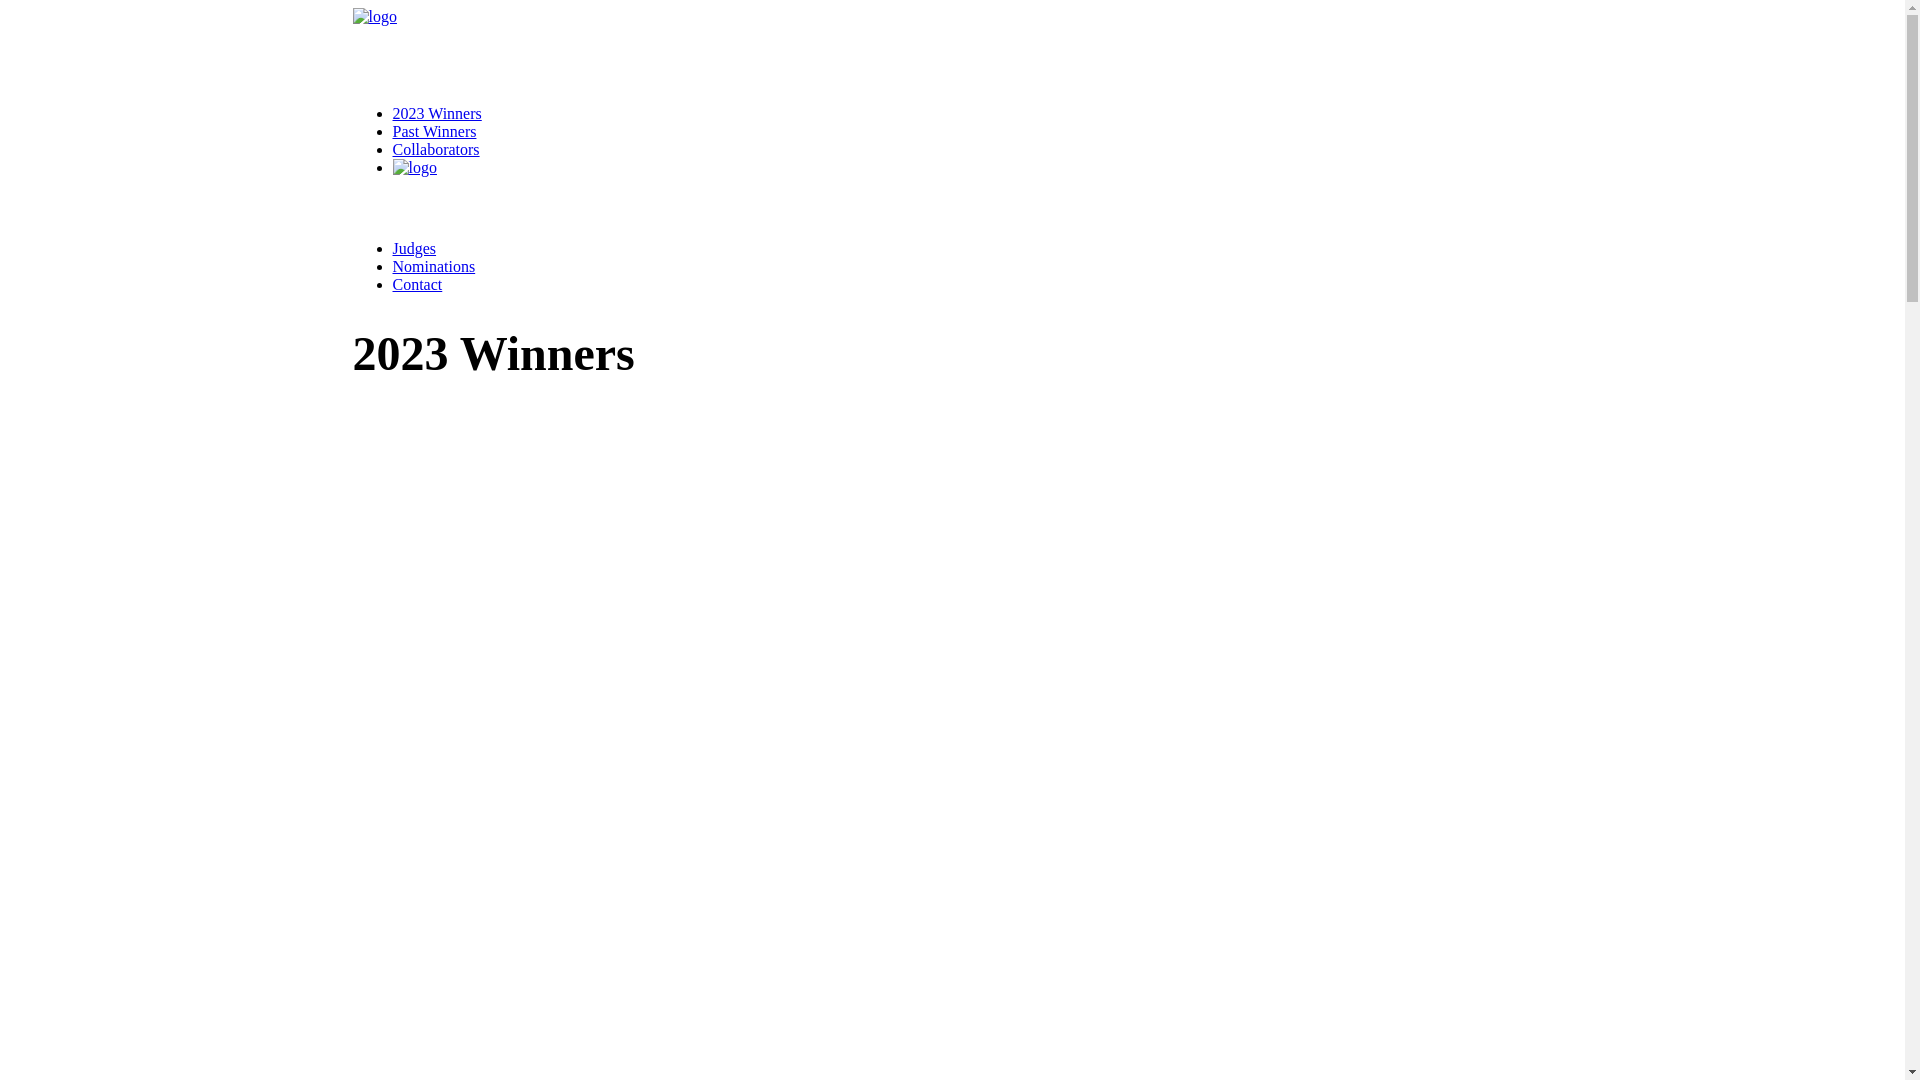 This screenshot has width=1920, height=1080. I want to click on 'Judges', so click(412, 247).